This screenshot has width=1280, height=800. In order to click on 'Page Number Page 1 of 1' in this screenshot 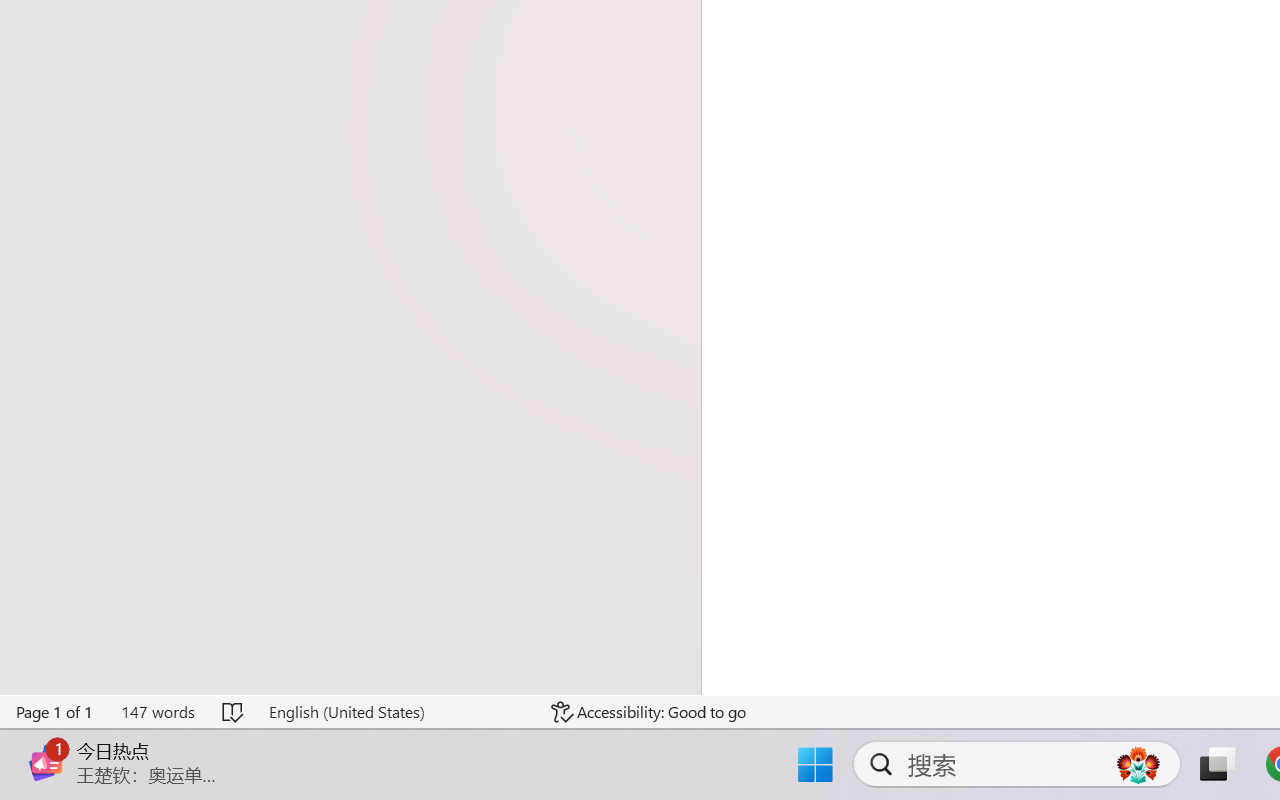, I will do `click(55, 711)`.